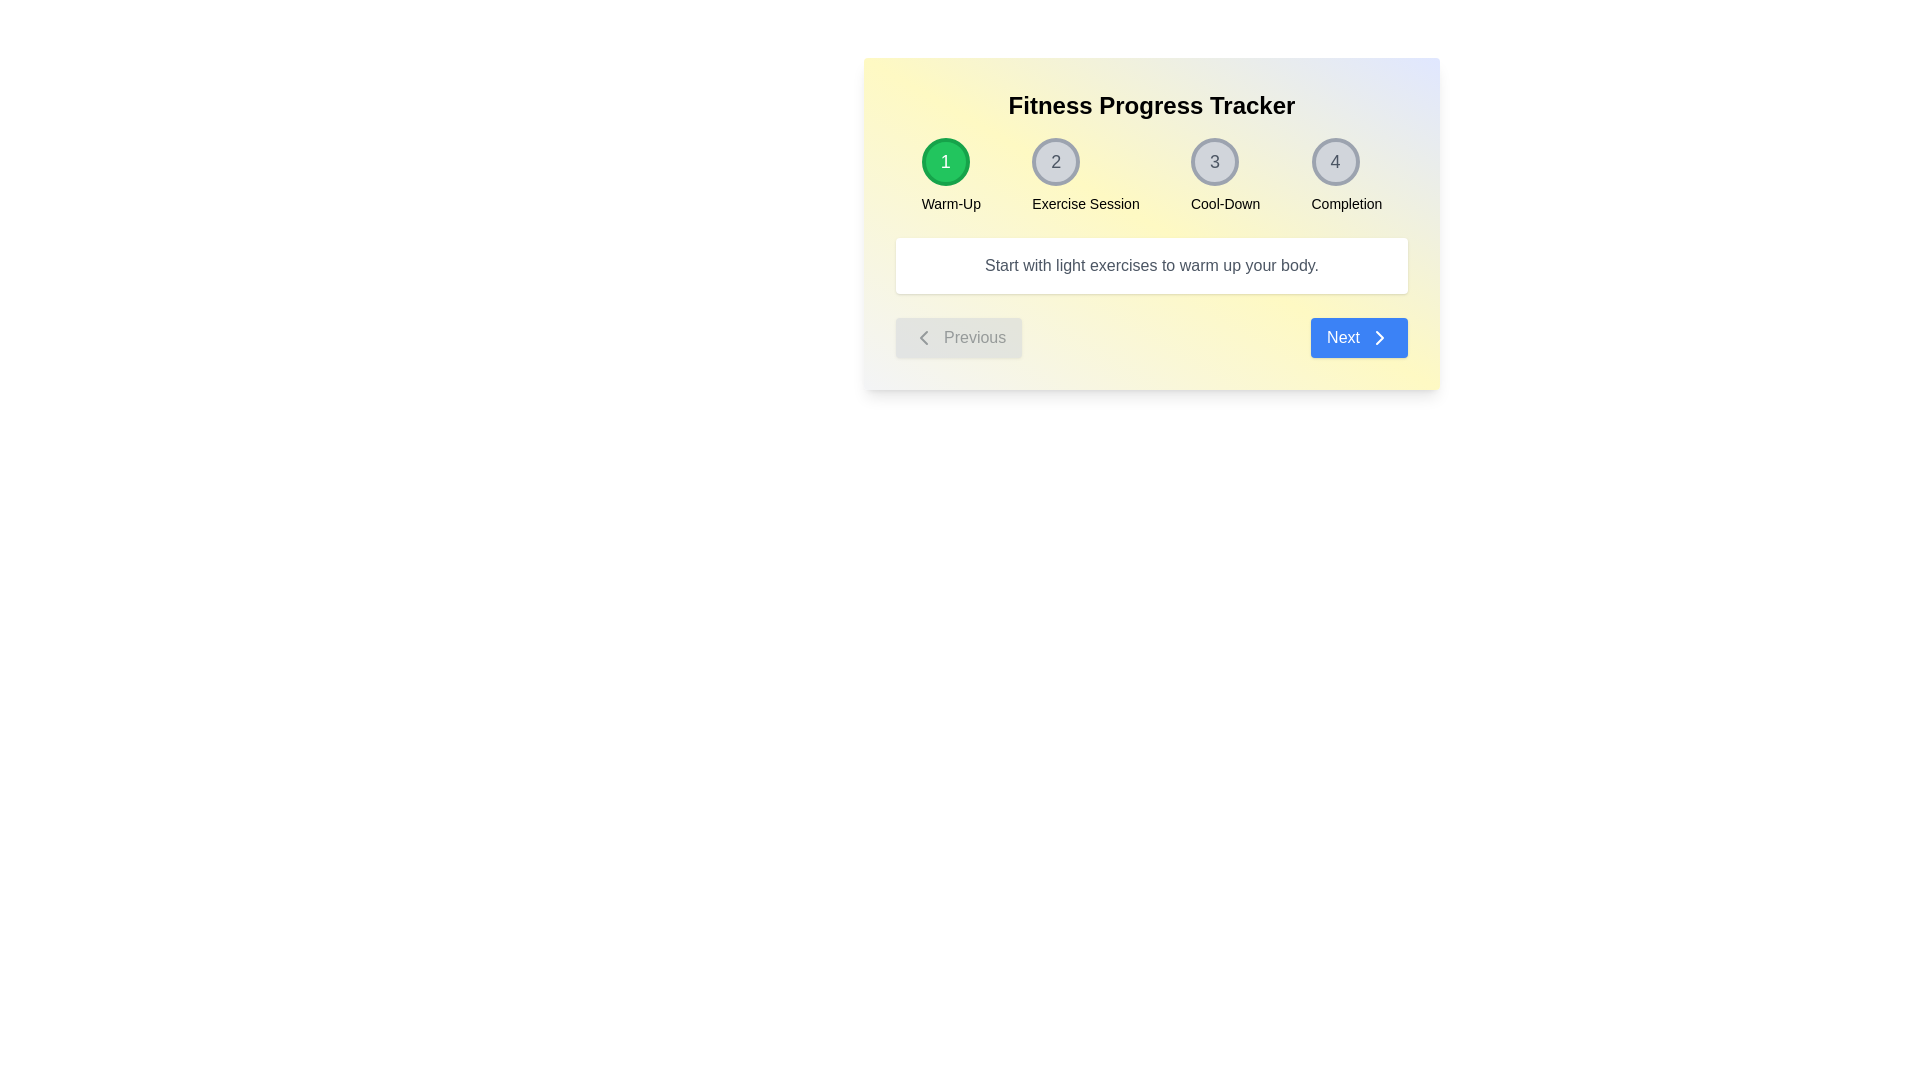 This screenshot has width=1920, height=1080. What do you see at coordinates (1055, 161) in the screenshot?
I see `the second step indicator text label located within a light gray circular region bordered by a darker gray ring, positioned horizontally near the top of the interface` at bounding box center [1055, 161].